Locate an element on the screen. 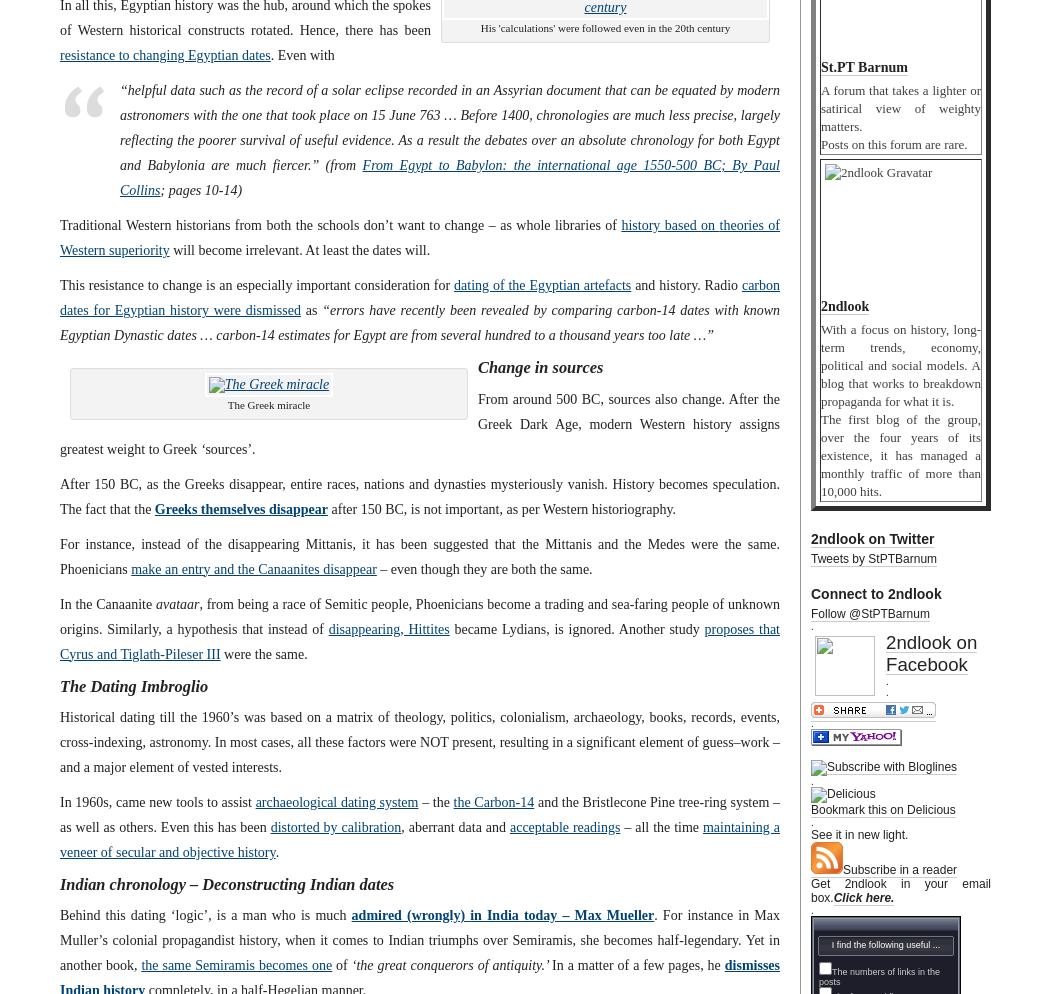 This screenshot has width=1050, height=994. 'Indian chronology' is located at coordinates (121, 883).